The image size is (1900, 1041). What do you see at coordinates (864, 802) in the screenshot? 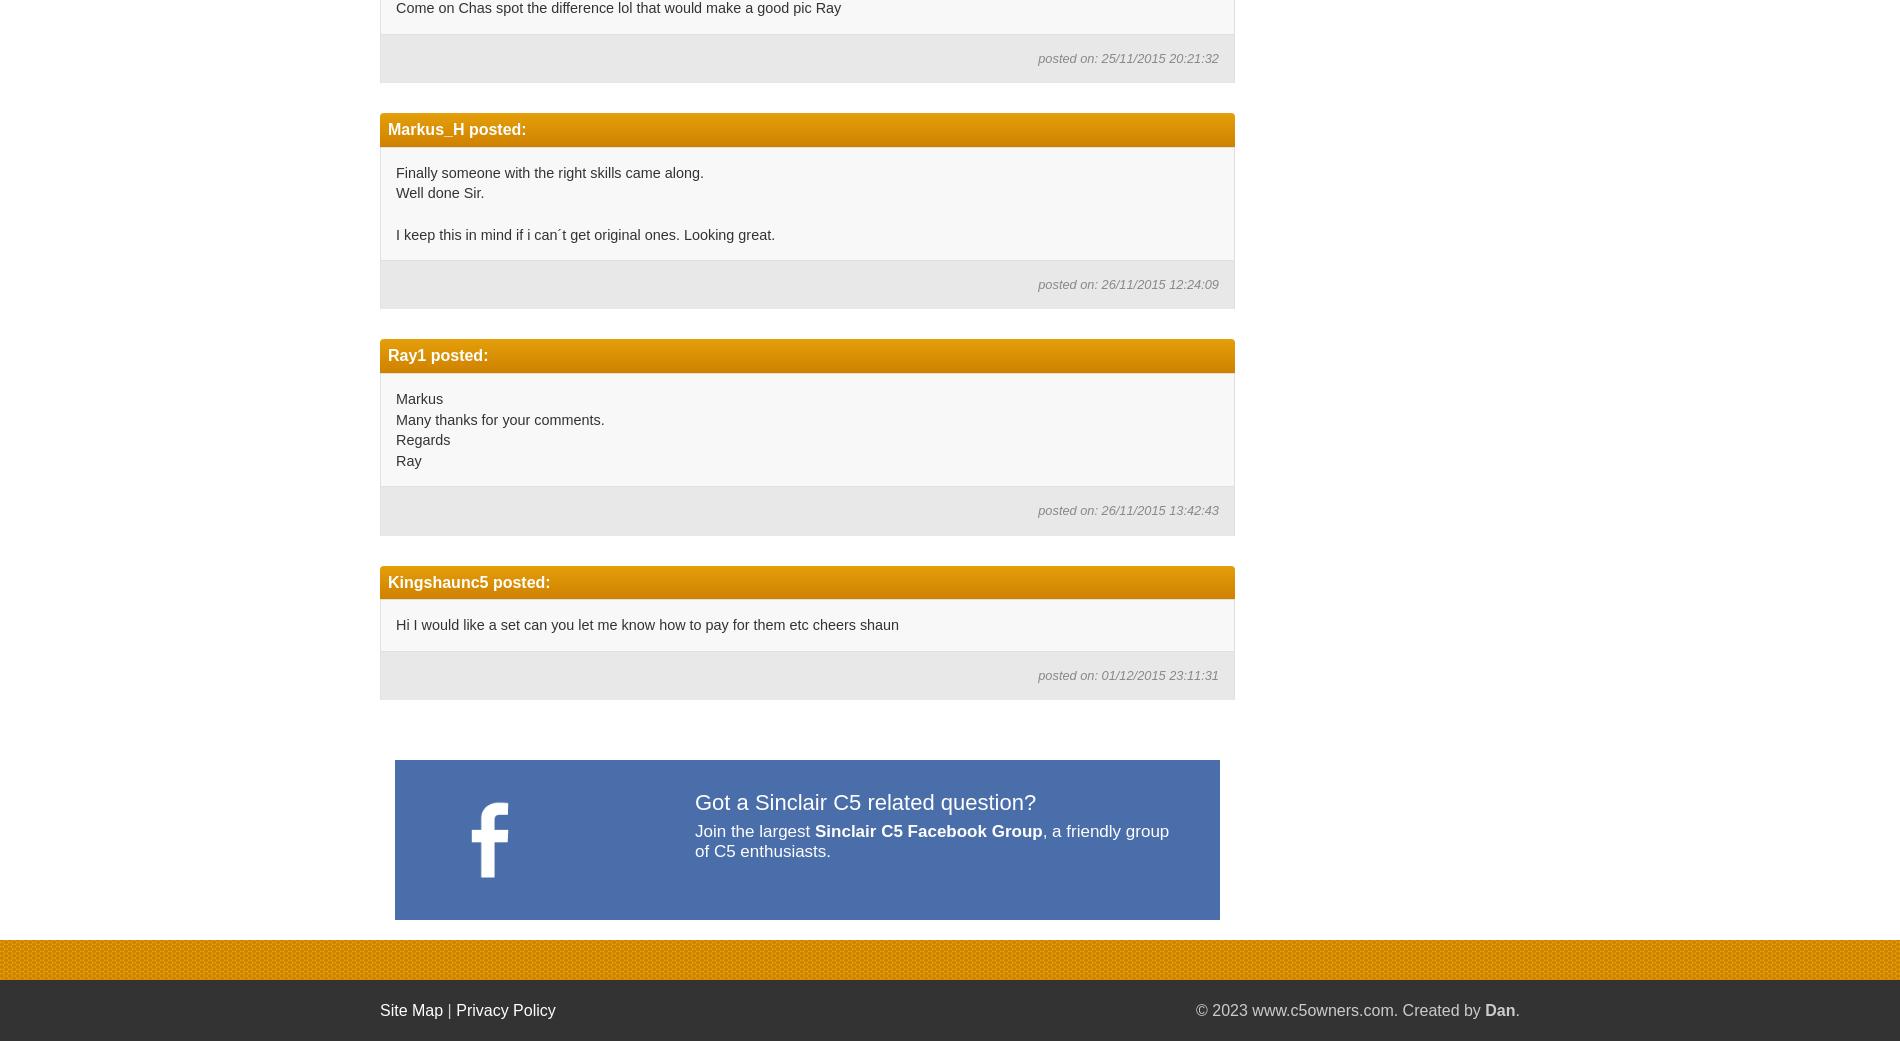
I see `'Got a Sinclair C5 related question?'` at bounding box center [864, 802].